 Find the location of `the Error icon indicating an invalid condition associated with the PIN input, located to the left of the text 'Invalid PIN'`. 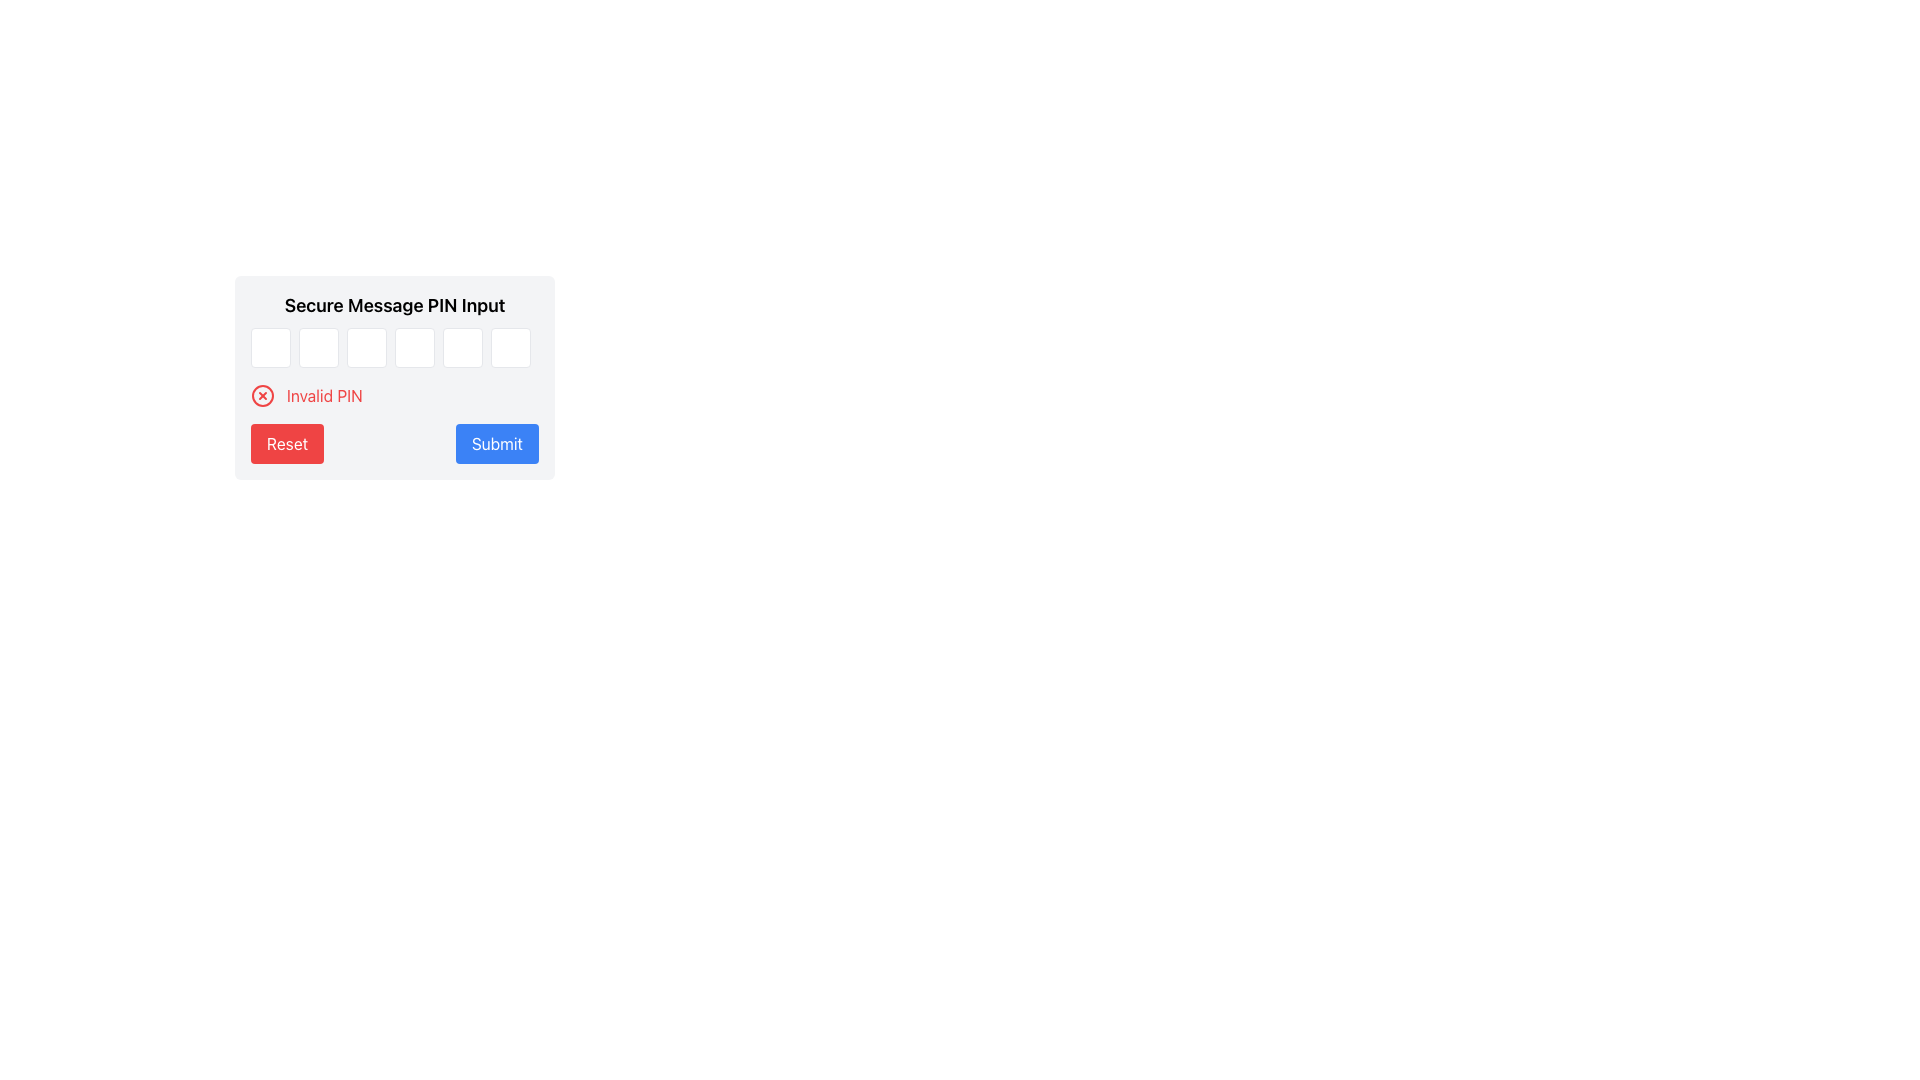

the Error icon indicating an invalid condition associated with the PIN input, located to the left of the text 'Invalid PIN' is located at coordinates (262, 396).